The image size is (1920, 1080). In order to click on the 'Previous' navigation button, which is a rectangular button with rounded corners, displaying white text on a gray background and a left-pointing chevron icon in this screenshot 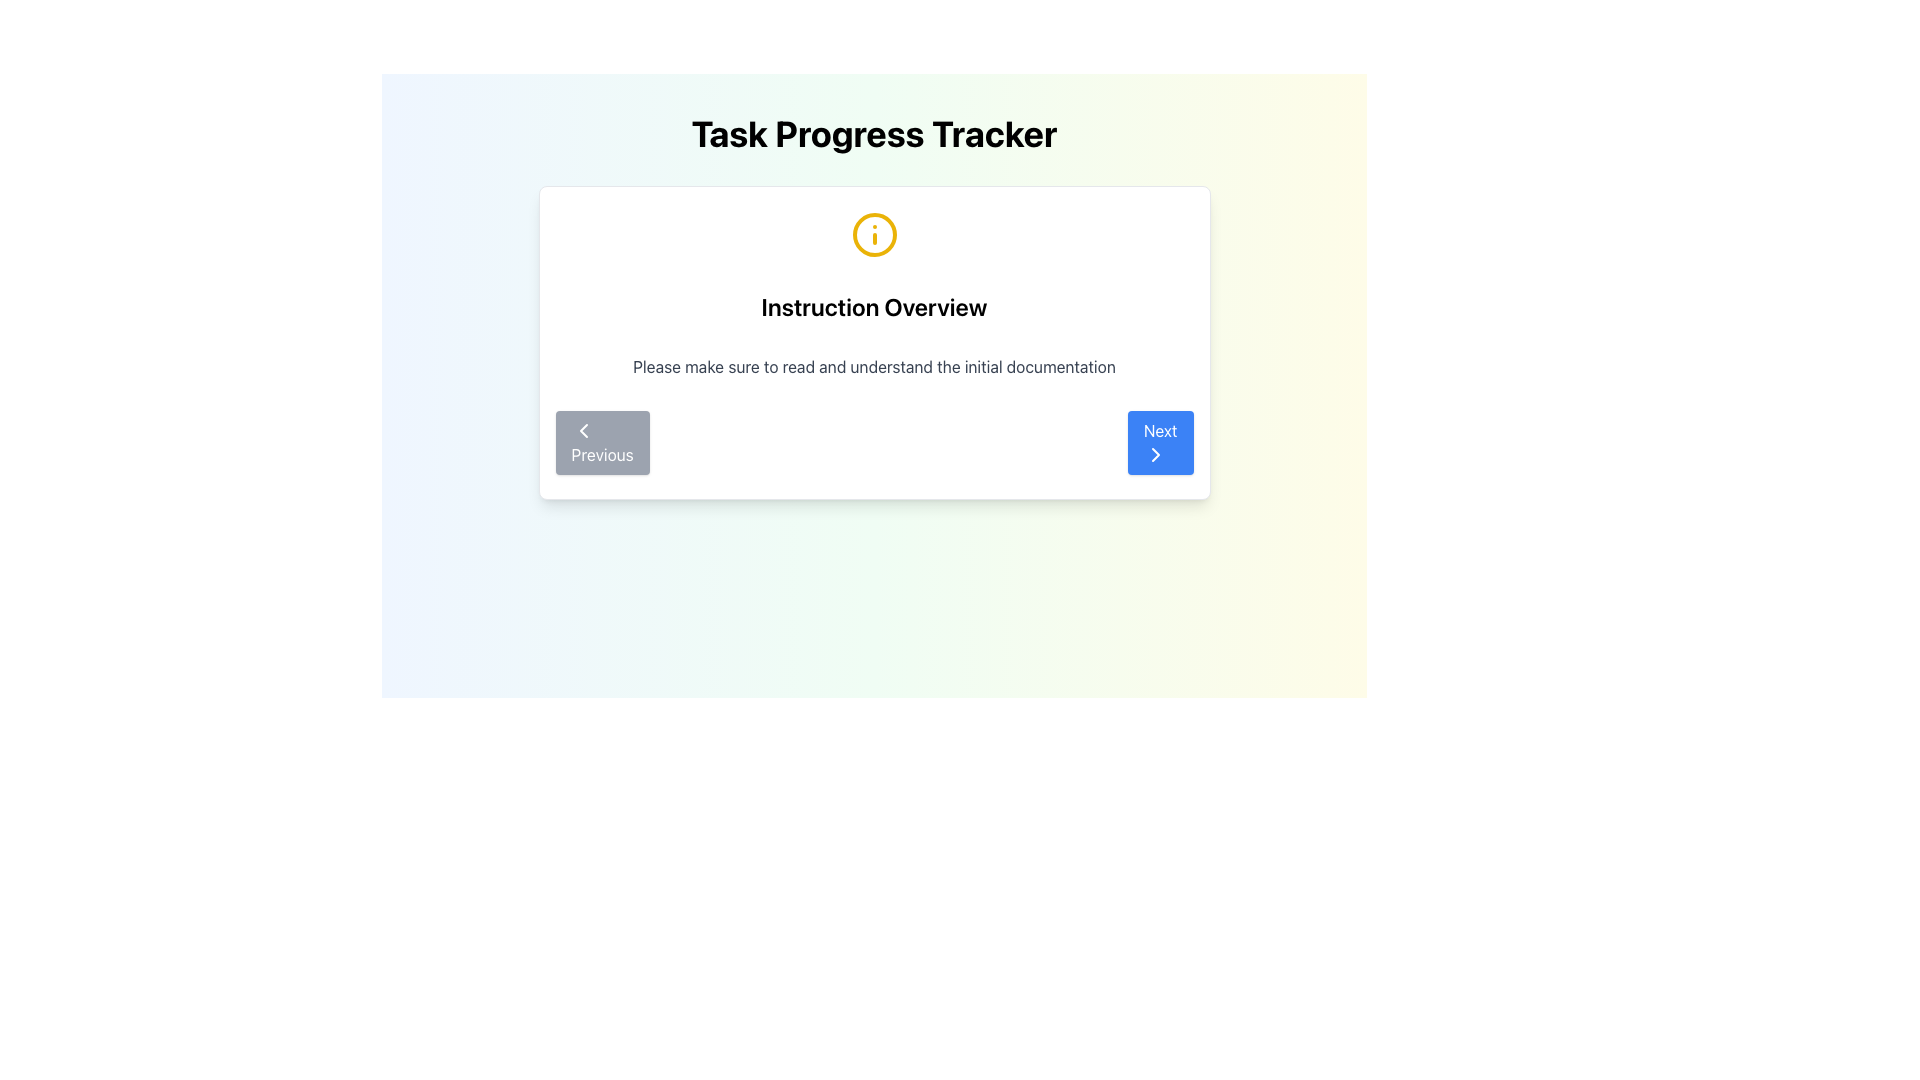, I will do `click(601, 442)`.